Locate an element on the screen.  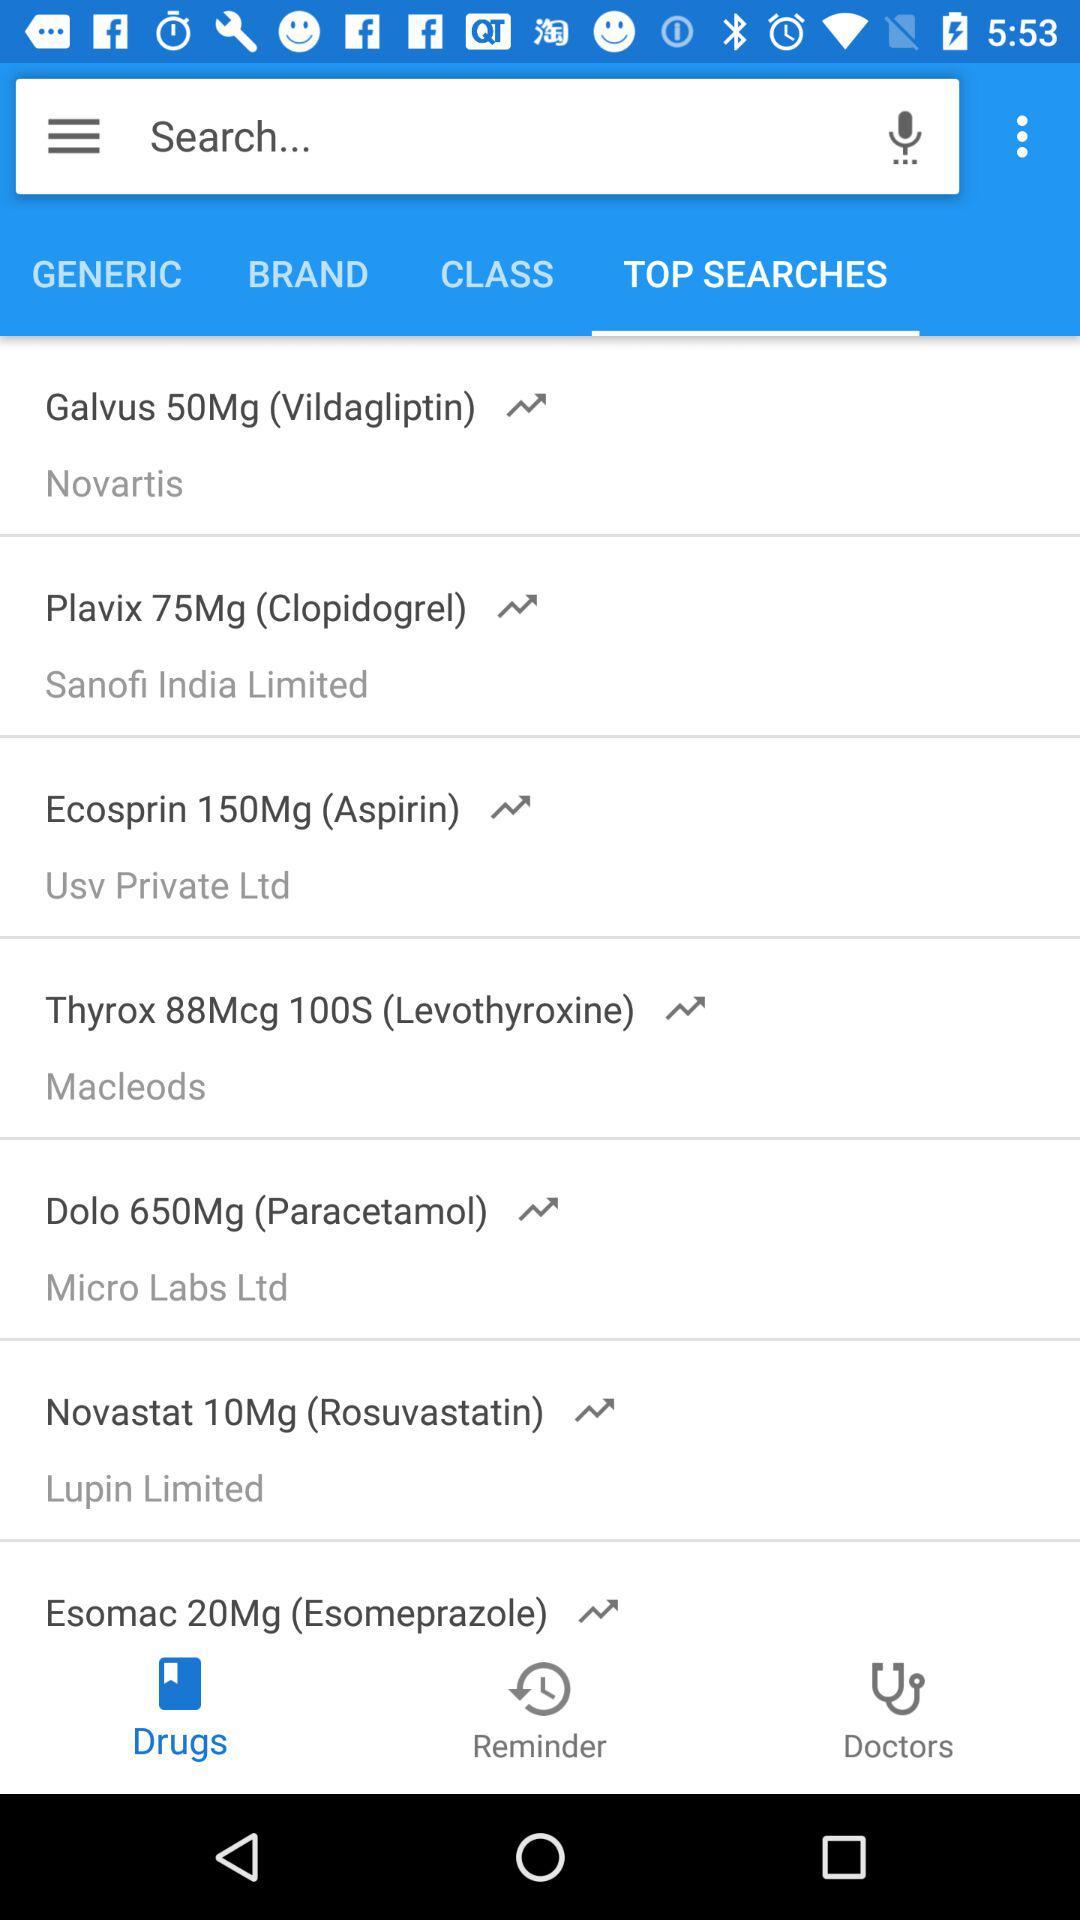
the sanofi india limited is located at coordinates (549, 690).